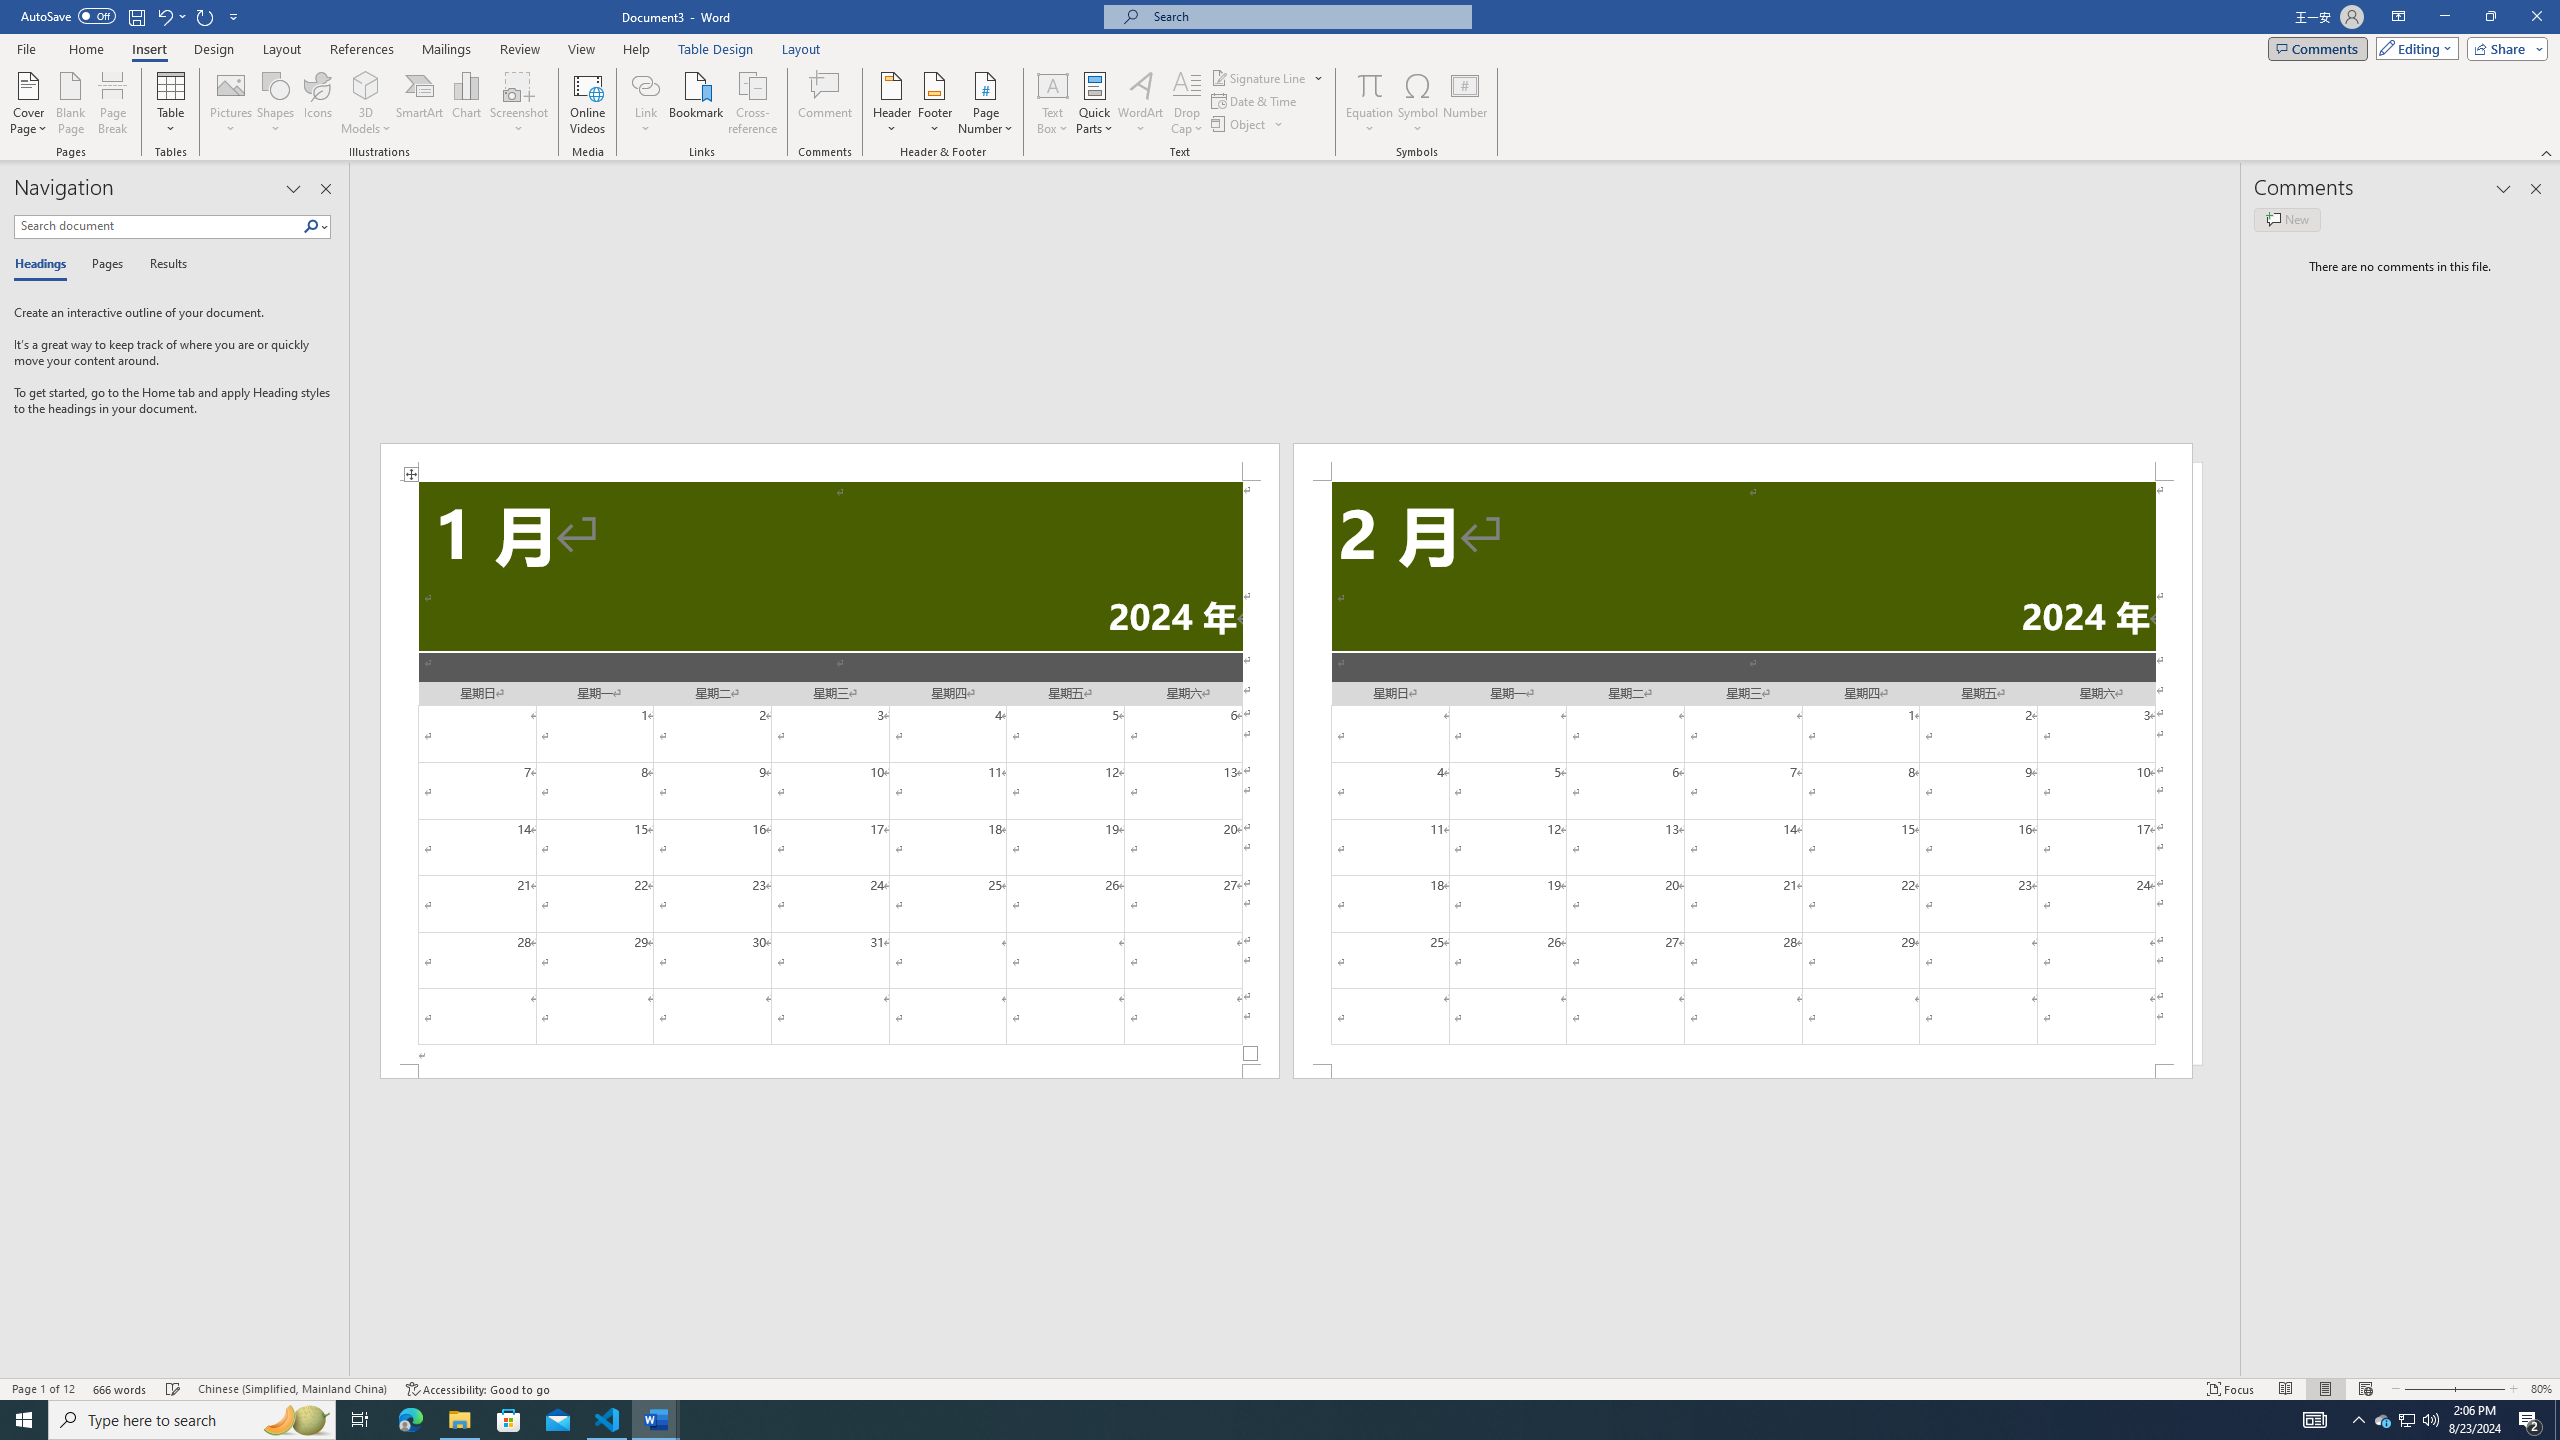 Image resolution: width=2560 pixels, height=1440 pixels. I want to click on 'Text Box', so click(1052, 103).